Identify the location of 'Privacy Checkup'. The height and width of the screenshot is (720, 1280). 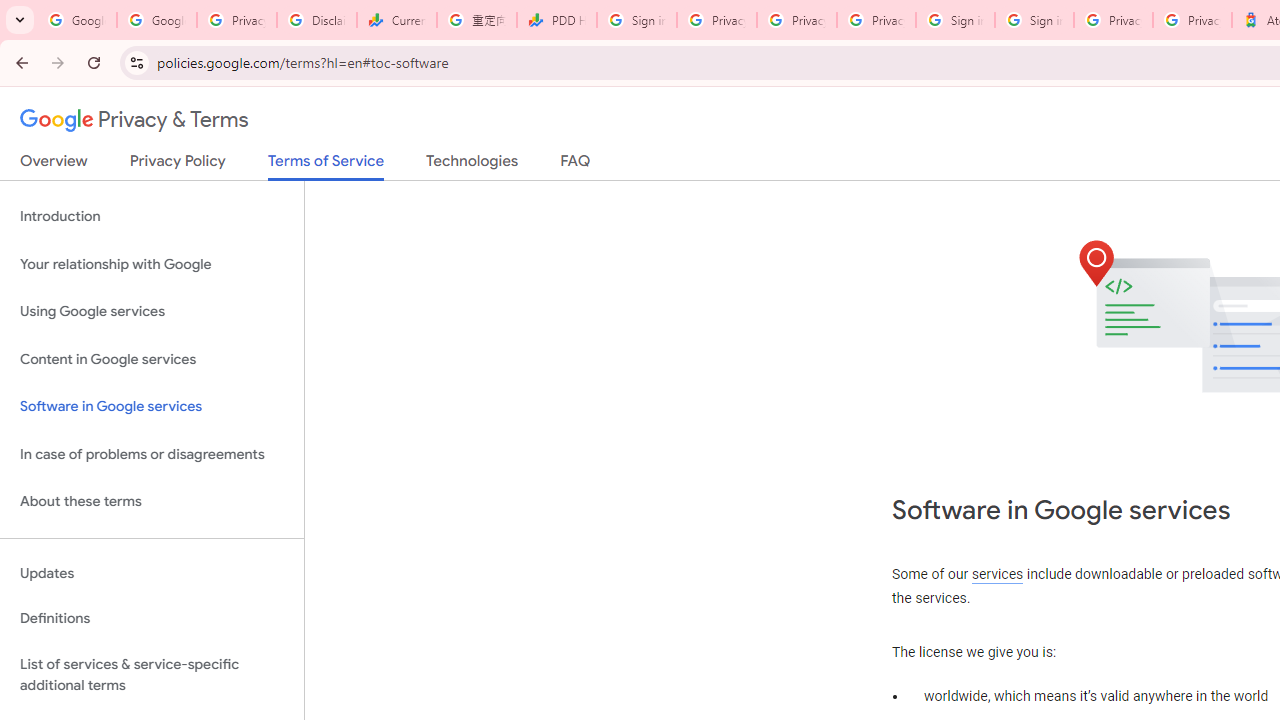
(876, 20).